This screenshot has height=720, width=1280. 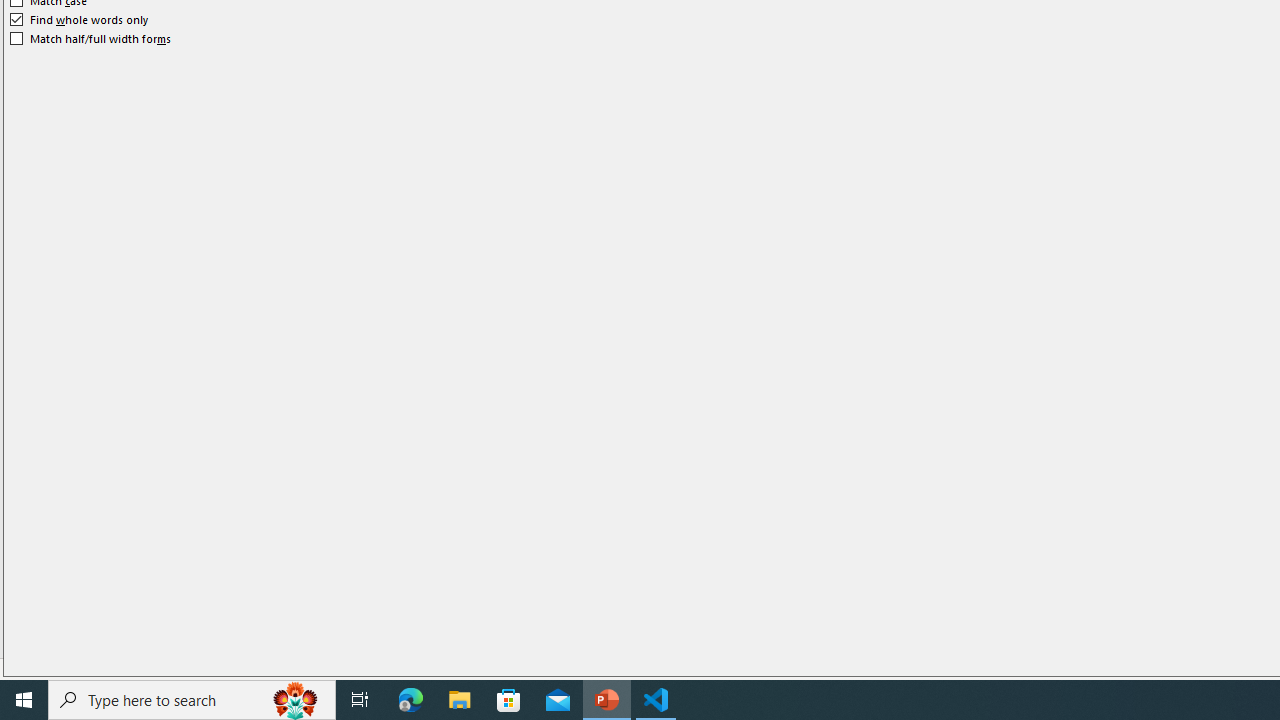 What do you see at coordinates (80, 20) in the screenshot?
I see `'Find whole words only'` at bounding box center [80, 20].